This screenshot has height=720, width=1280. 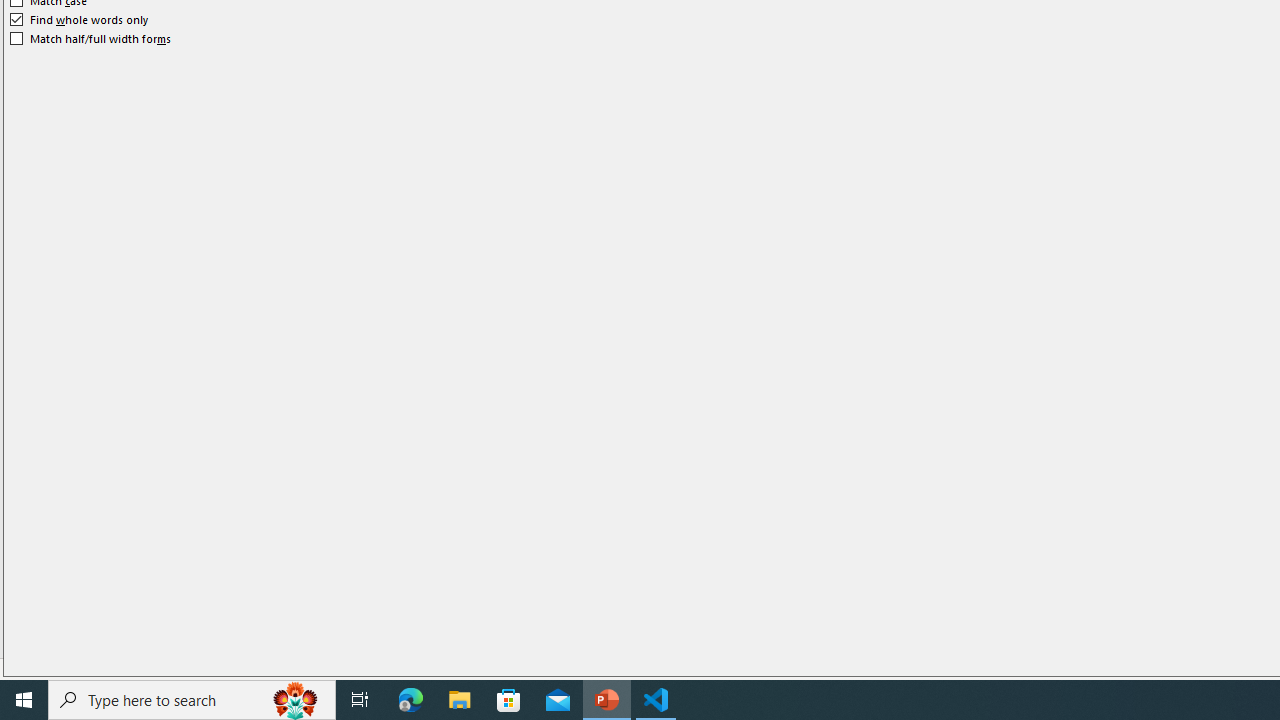 What do you see at coordinates (80, 20) in the screenshot?
I see `'Find whole words only'` at bounding box center [80, 20].